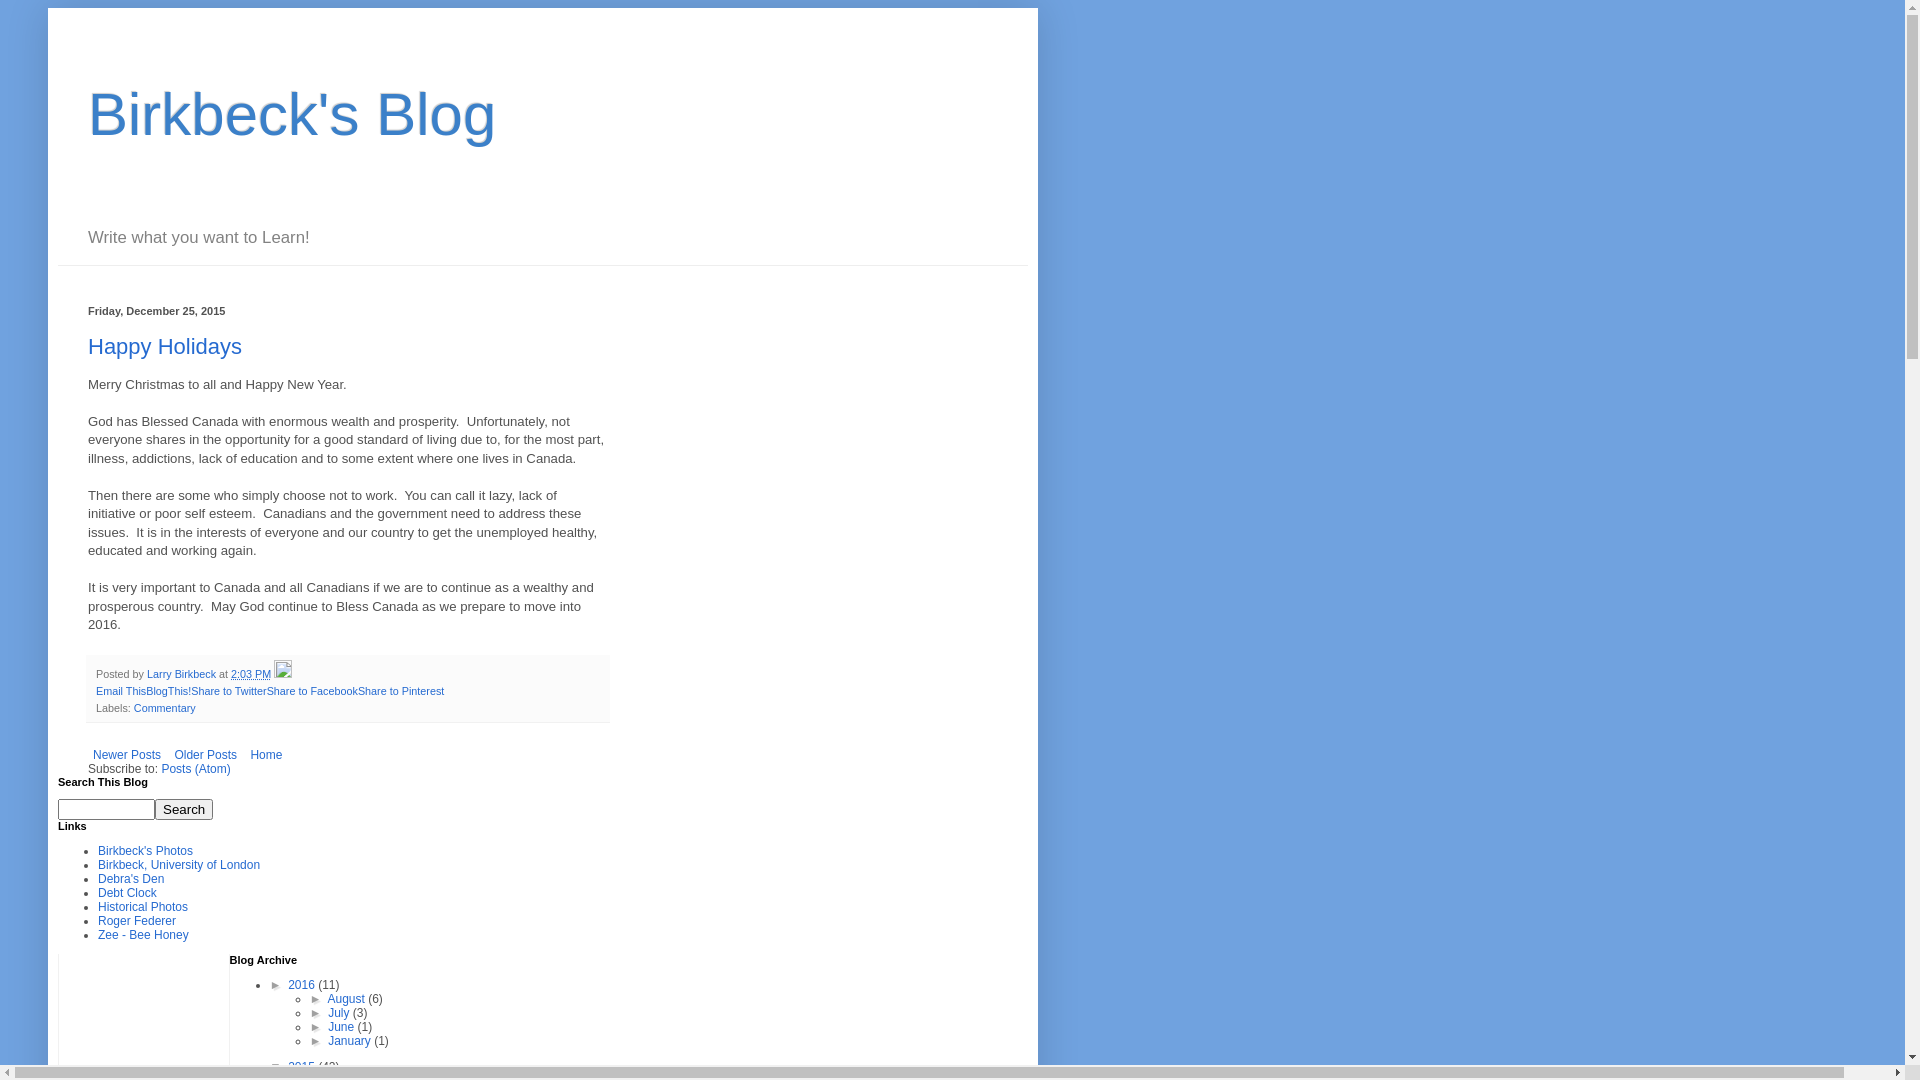  What do you see at coordinates (182, 674) in the screenshot?
I see `'Larry Birkbeck'` at bounding box center [182, 674].